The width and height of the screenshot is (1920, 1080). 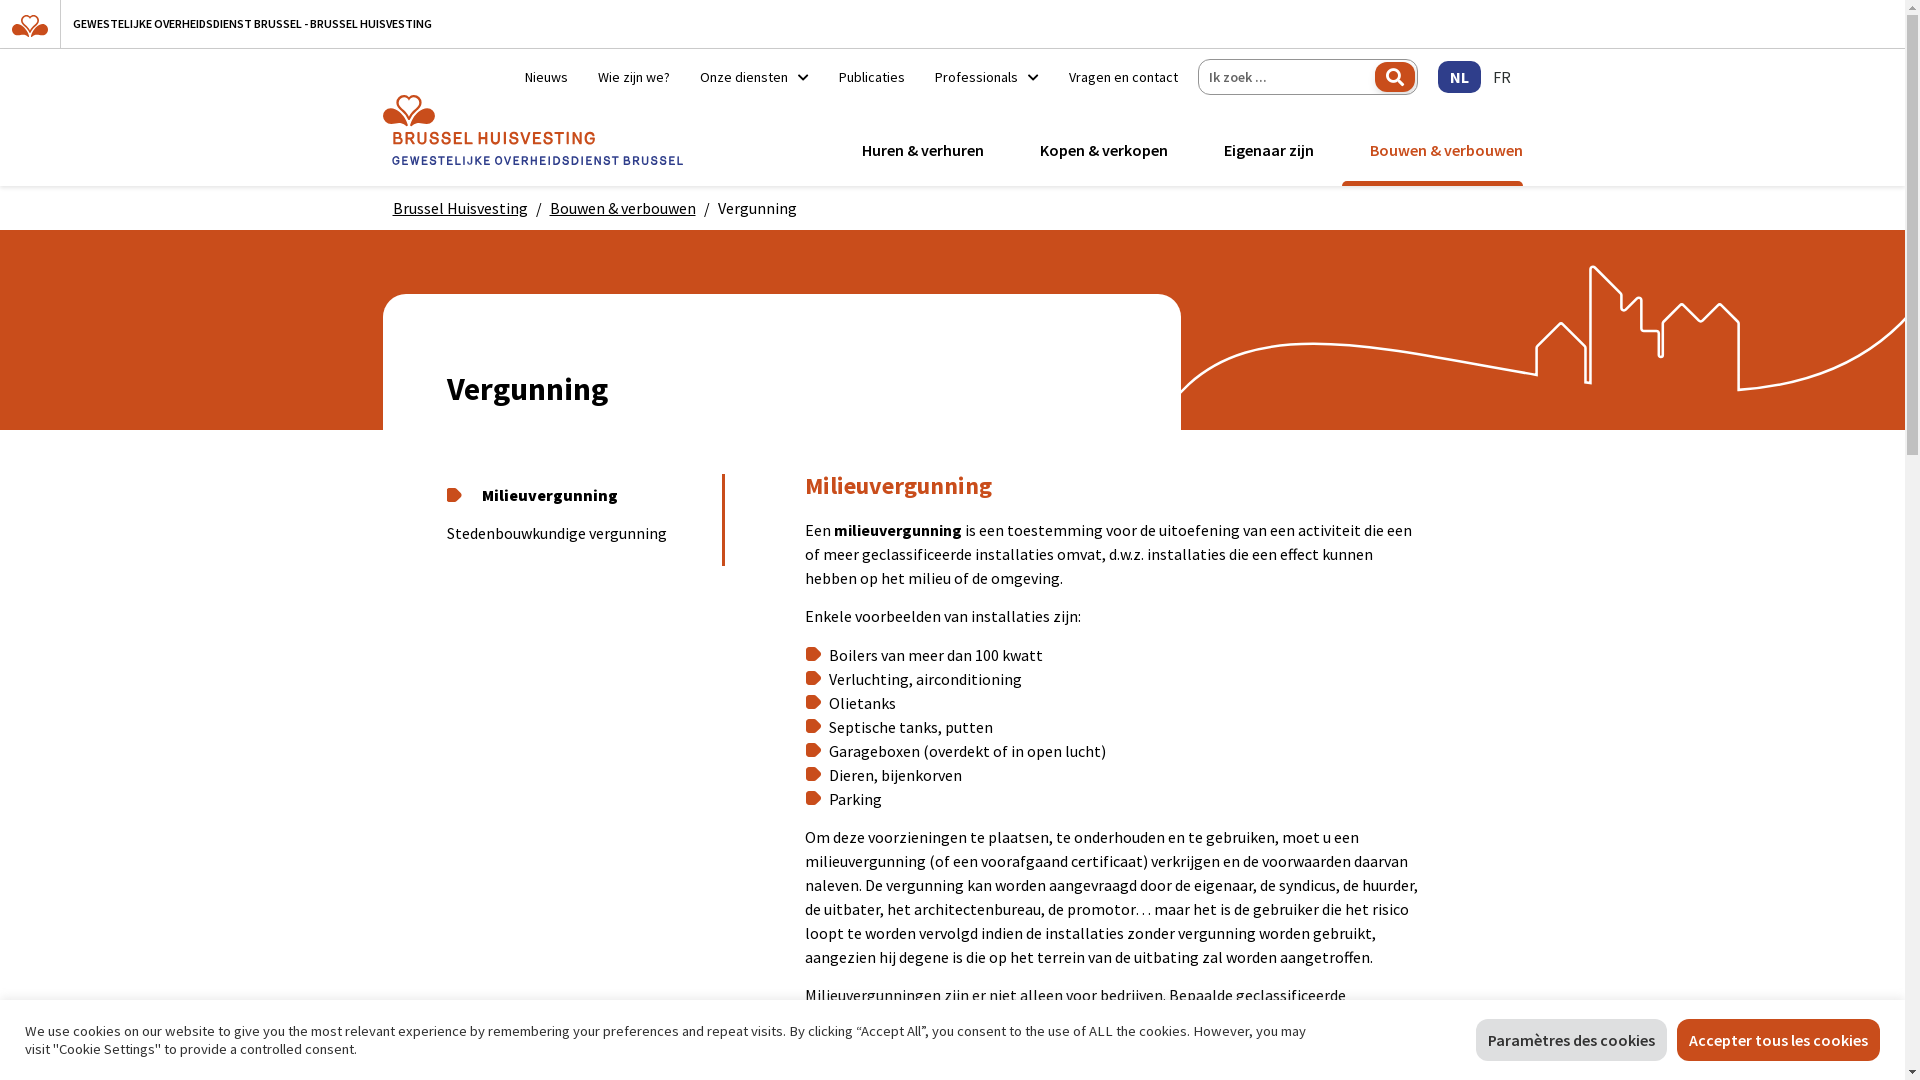 What do you see at coordinates (1361, 149) in the screenshot?
I see `'Bouwen & verbouwen'` at bounding box center [1361, 149].